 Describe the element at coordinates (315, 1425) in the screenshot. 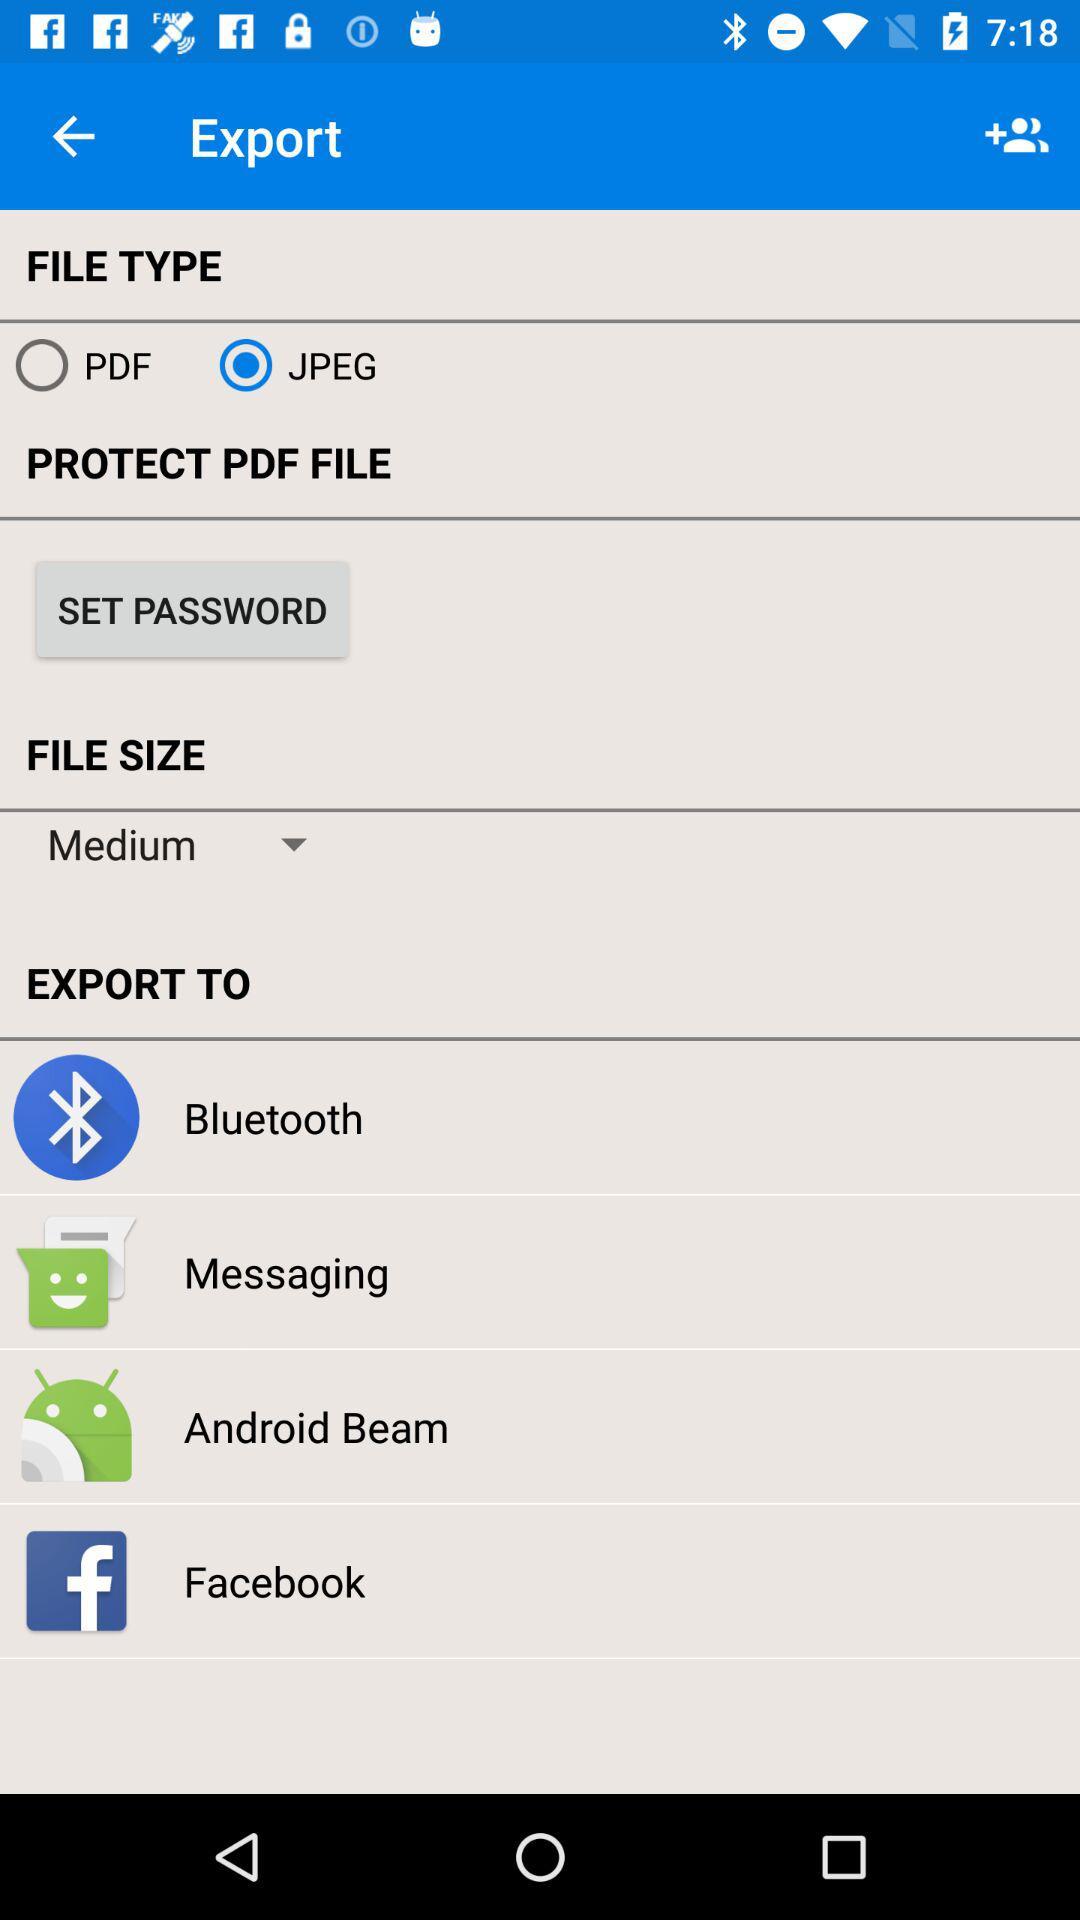

I see `the android beam` at that location.